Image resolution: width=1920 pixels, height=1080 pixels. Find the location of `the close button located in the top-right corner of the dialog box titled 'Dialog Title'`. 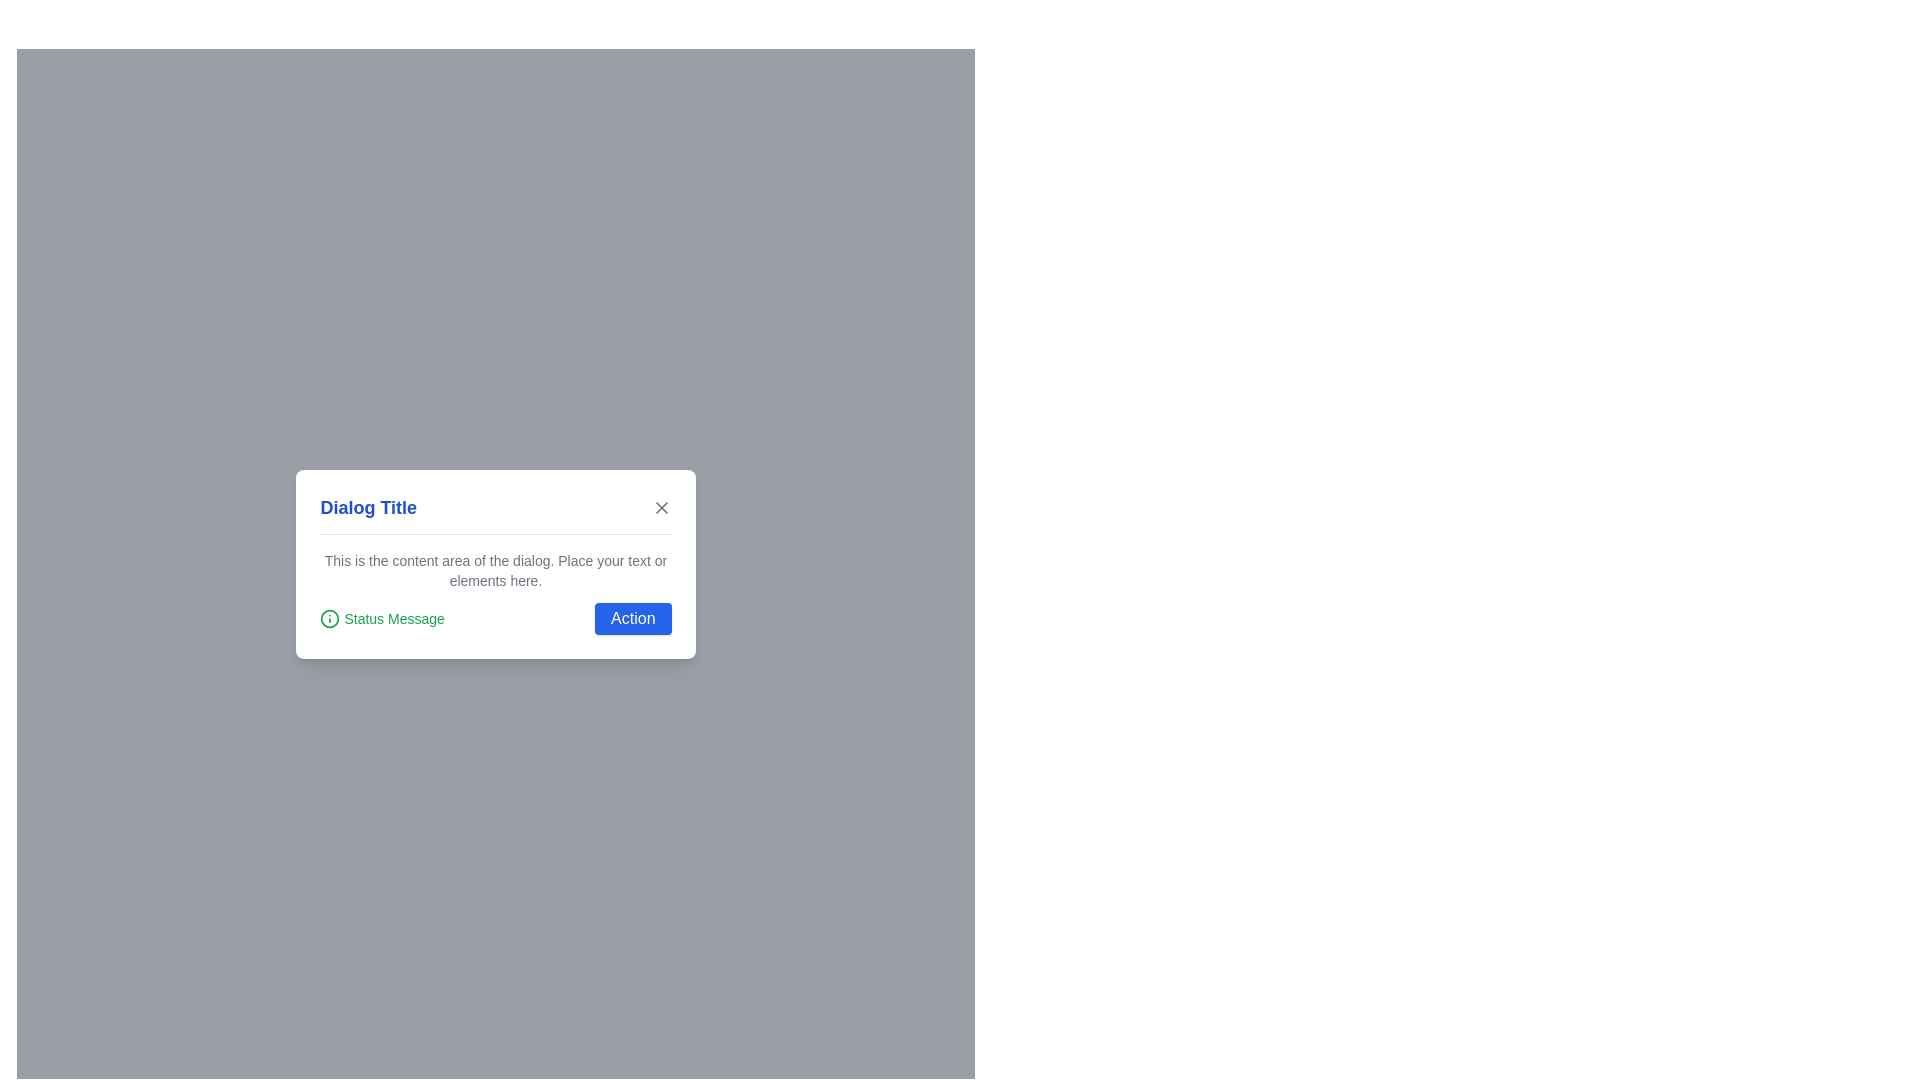

the close button located in the top-right corner of the dialog box titled 'Dialog Title' is located at coordinates (661, 506).